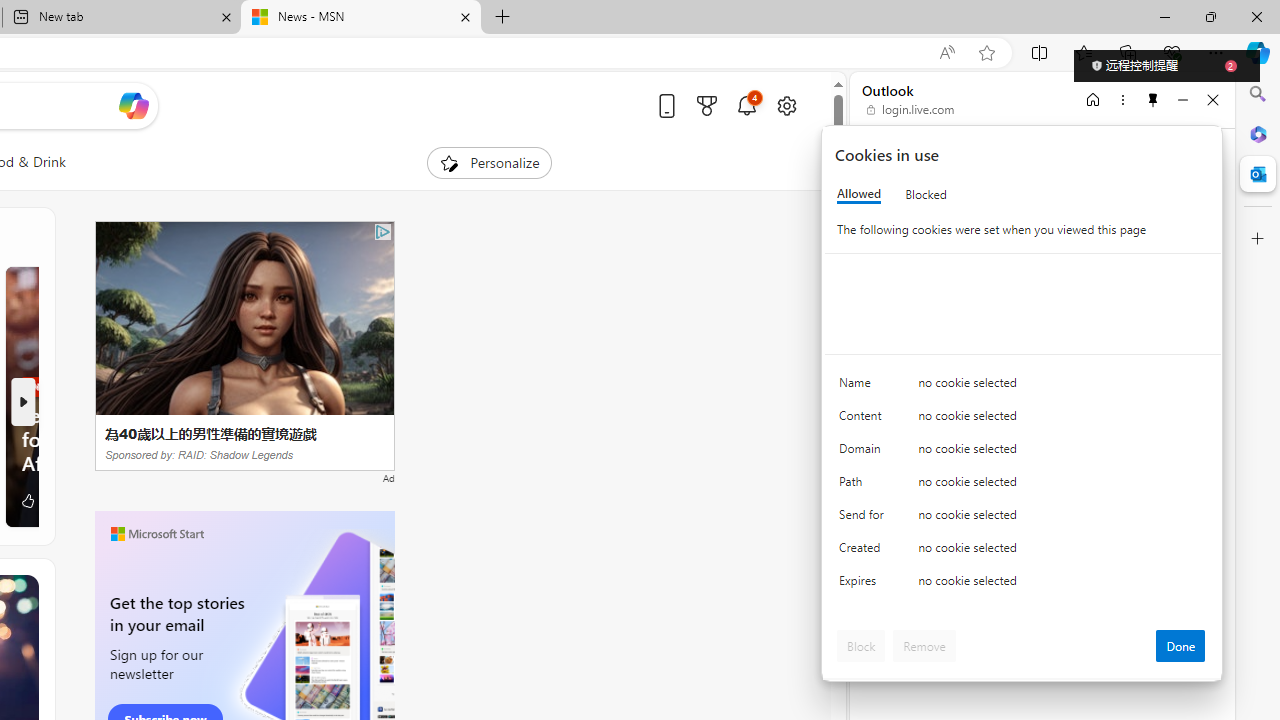 This screenshot has height=720, width=1280. Describe the element at coordinates (925, 194) in the screenshot. I see `'Blocked'` at that location.